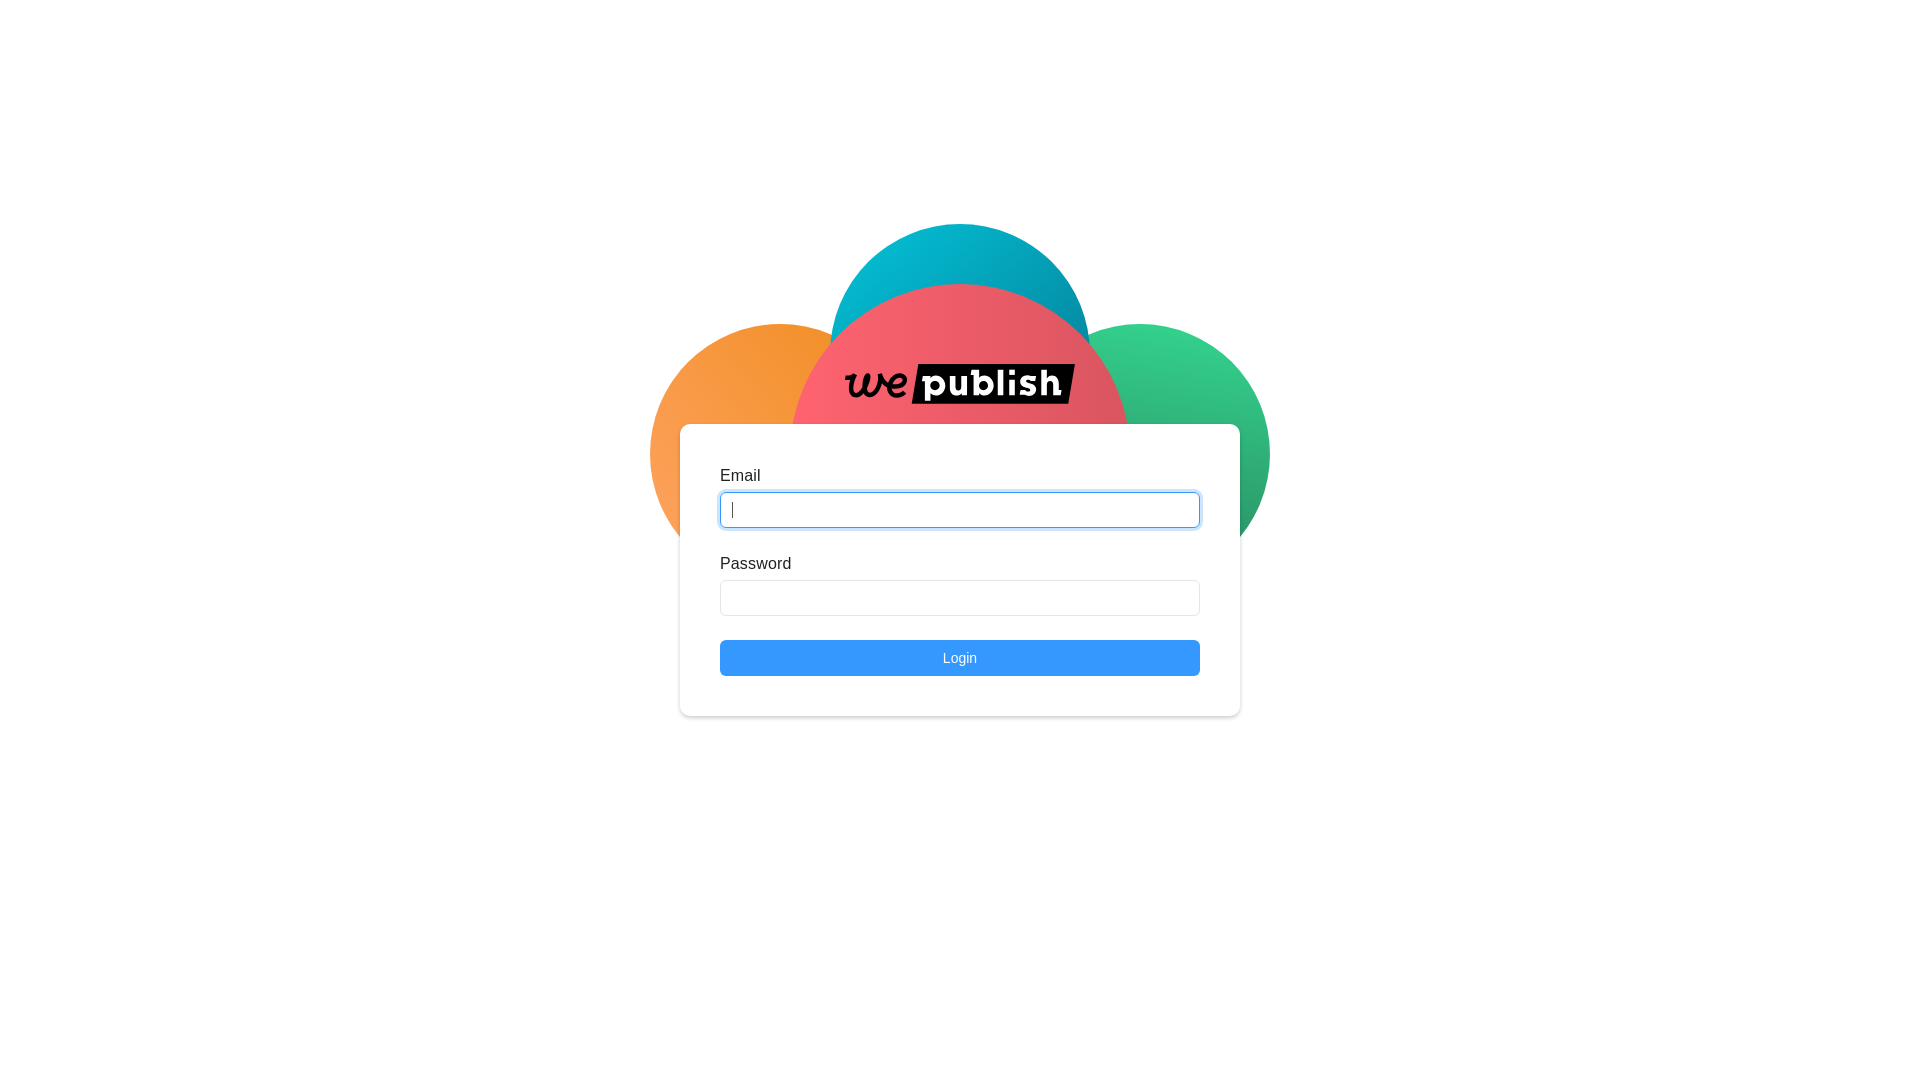 The height and width of the screenshot is (1080, 1920). What do you see at coordinates (960, 658) in the screenshot?
I see `'Login'` at bounding box center [960, 658].